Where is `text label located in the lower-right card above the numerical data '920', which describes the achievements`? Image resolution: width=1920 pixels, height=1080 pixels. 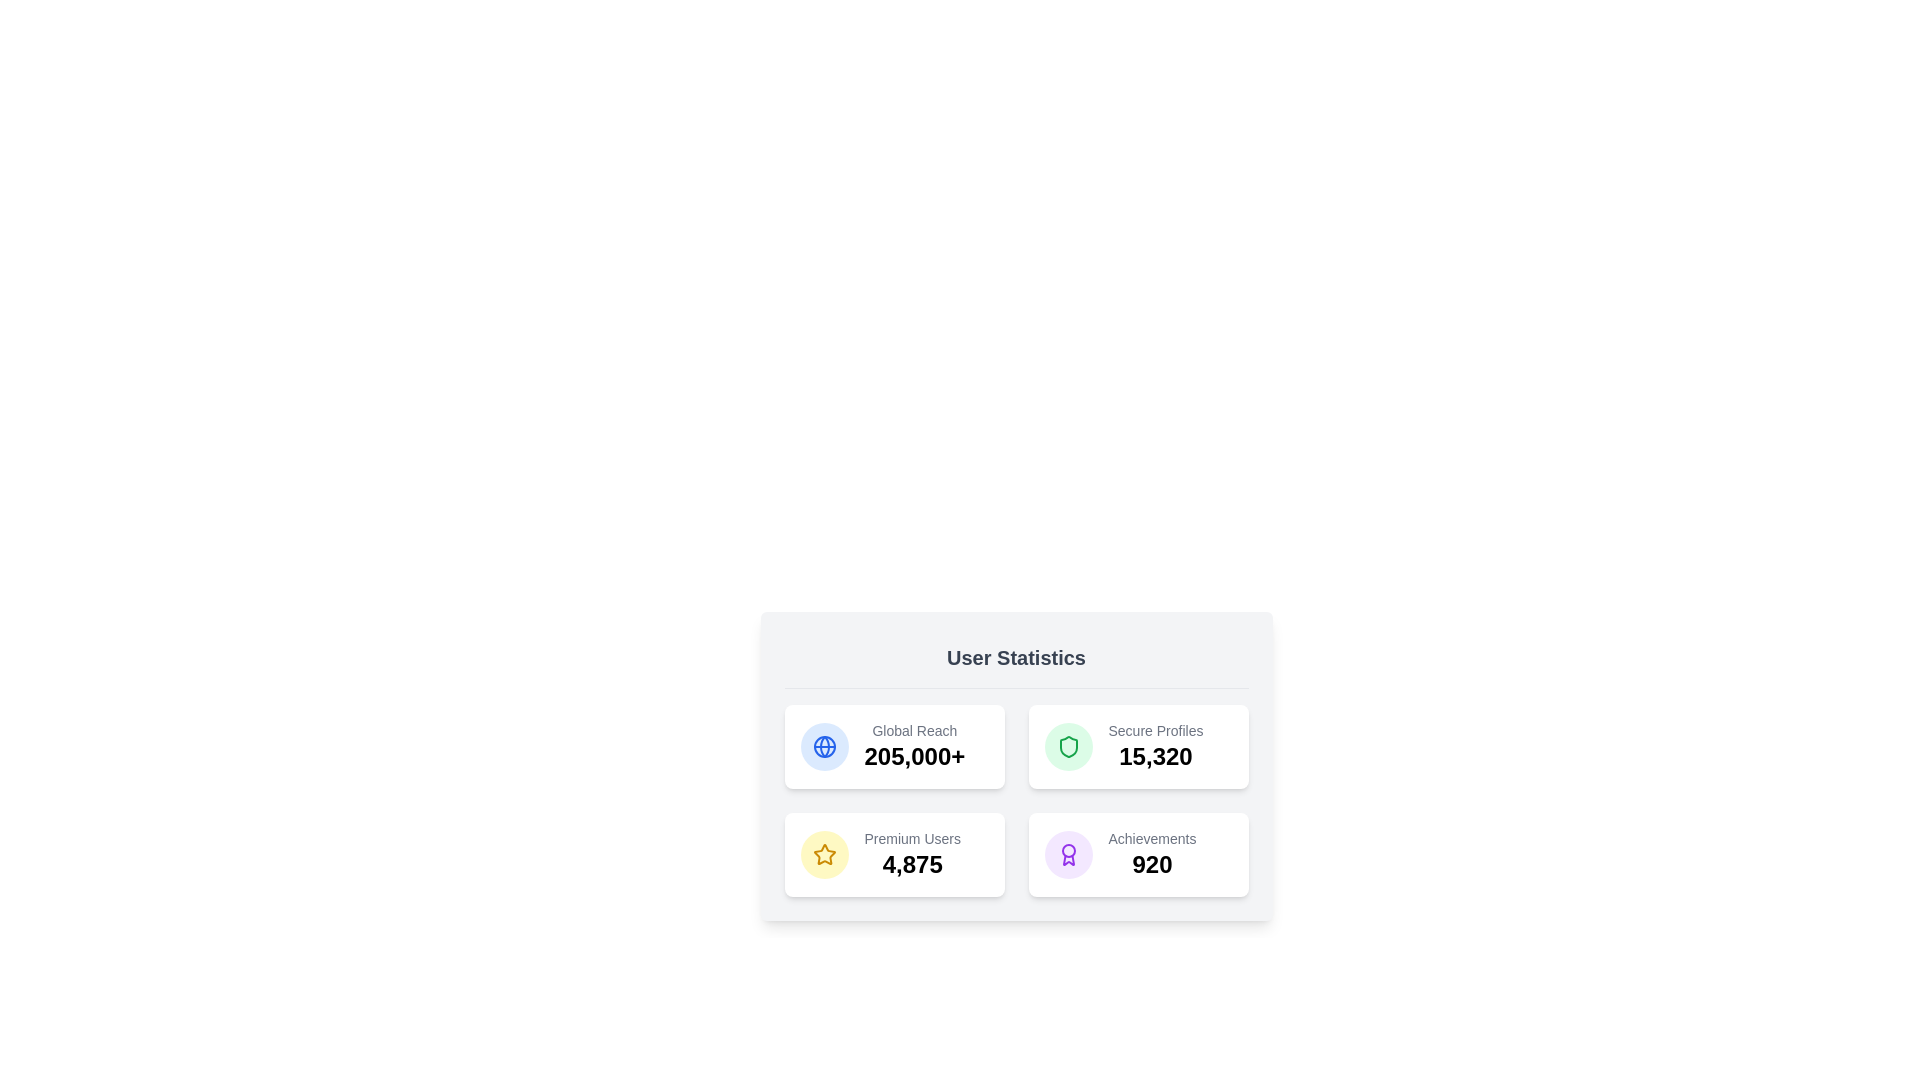
text label located in the lower-right card above the numerical data '920', which describes the achievements is located at coordinates (1152, 839).